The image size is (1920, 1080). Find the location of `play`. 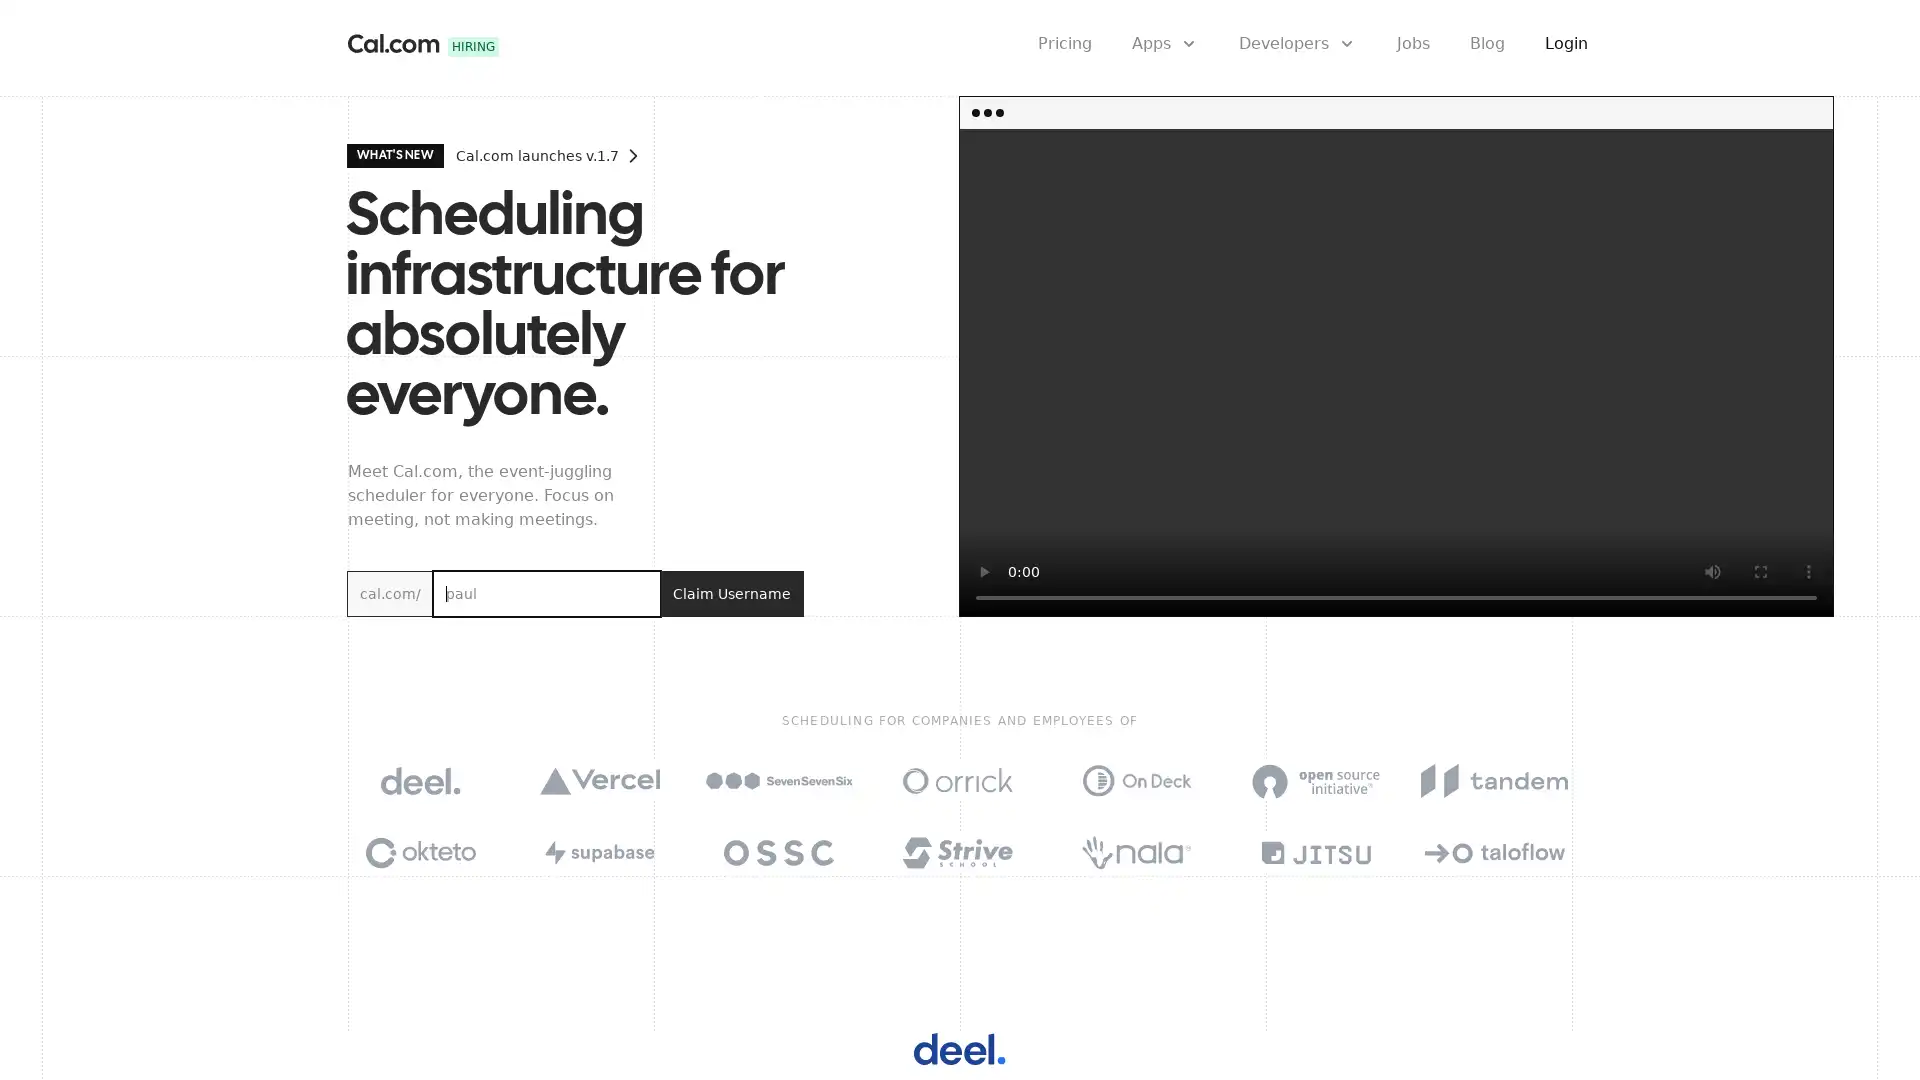

play is located at coordinates (983, 571).